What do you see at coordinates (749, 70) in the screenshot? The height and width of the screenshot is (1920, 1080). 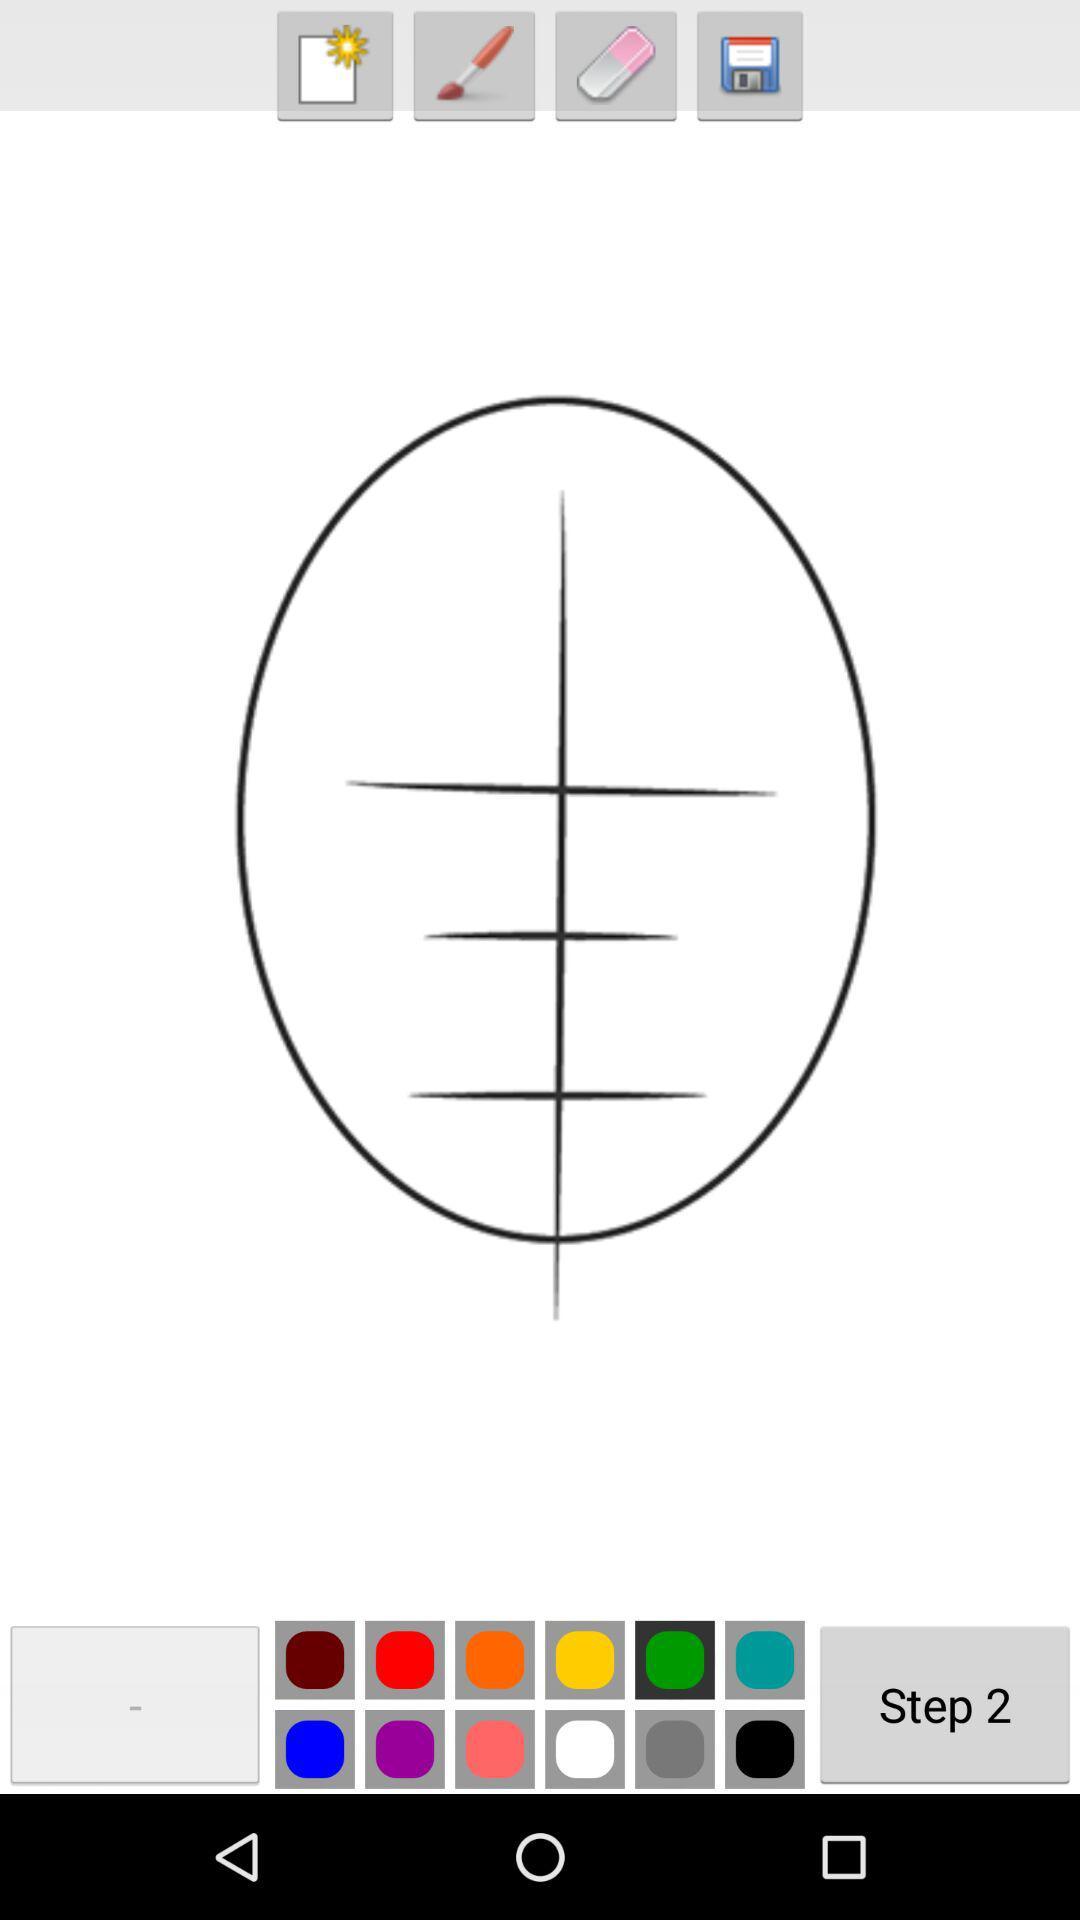 I see `the save icon` at bounding box center [749, 70].